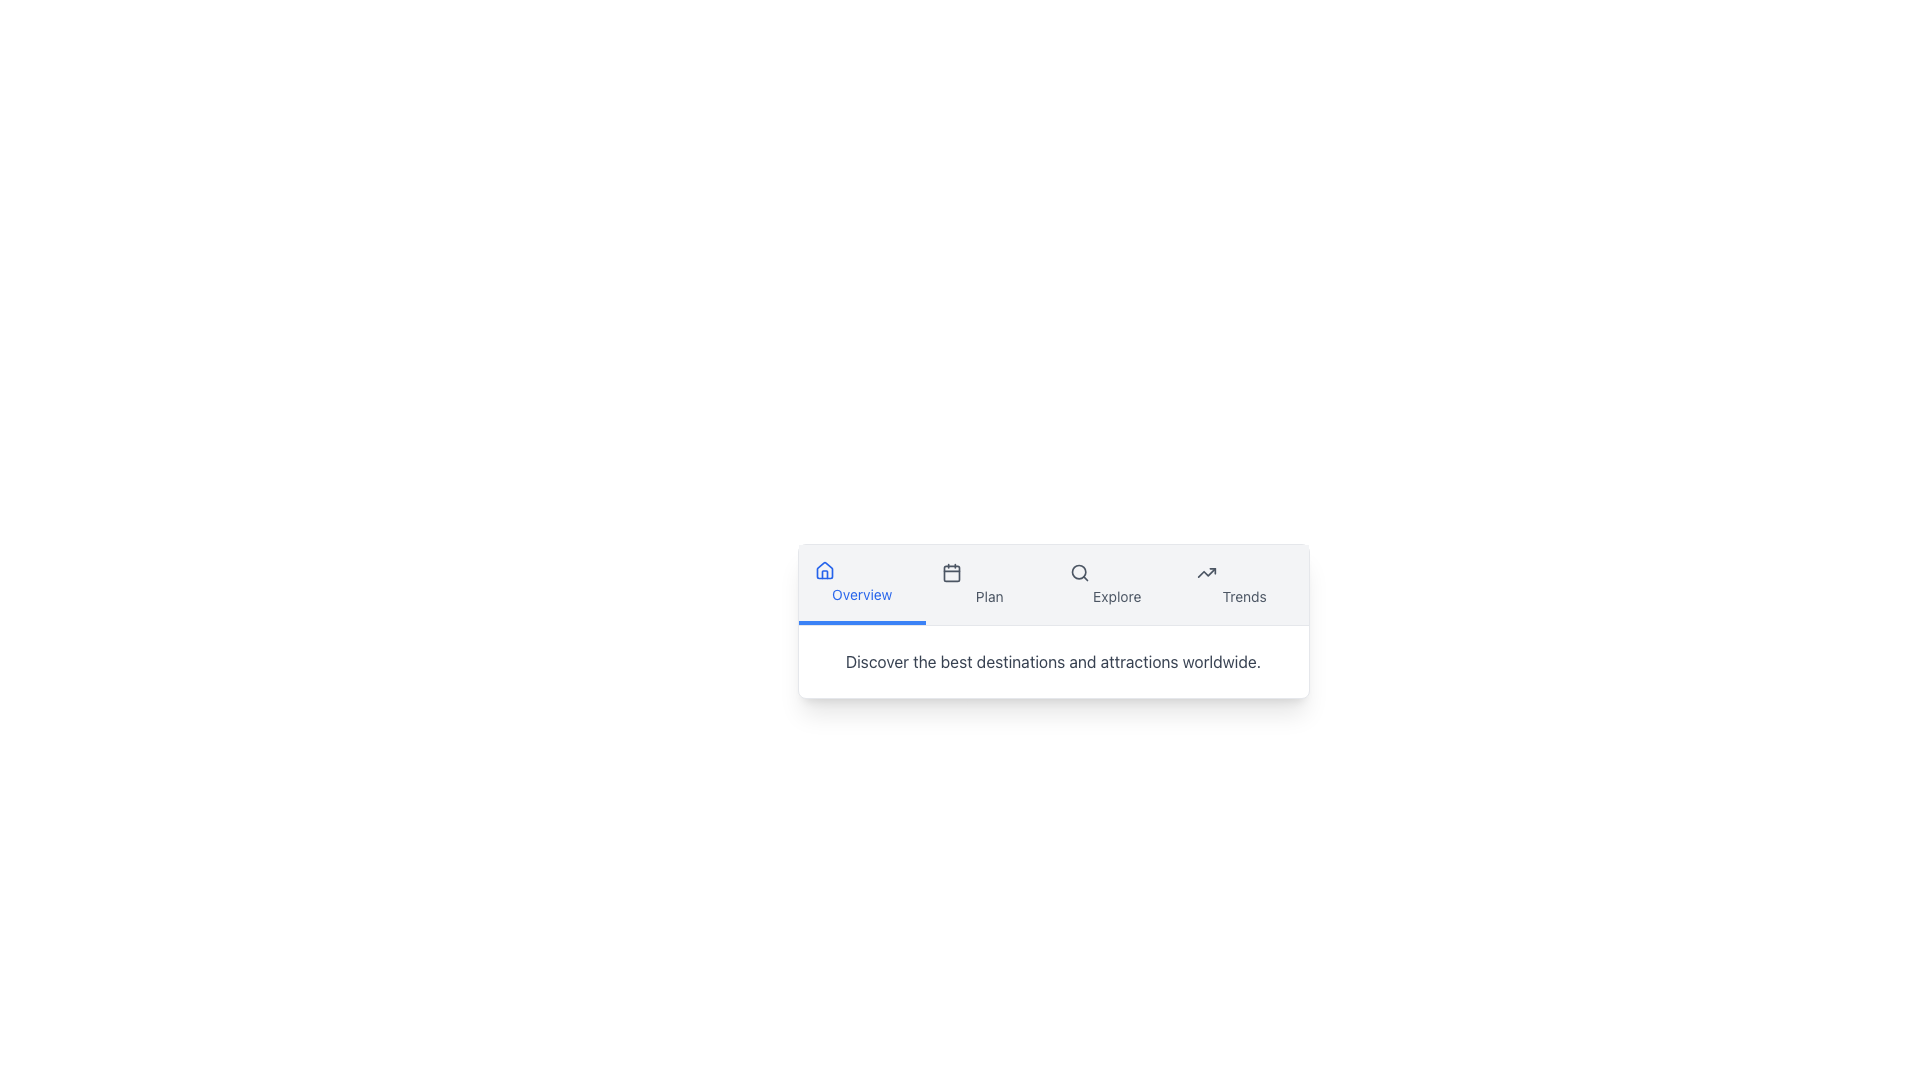  I want to click on the 'Plan' text label in the menu, which is located between the 'Overview' and 'Explore' options, directly below a calendar icon, so click(989, 596).